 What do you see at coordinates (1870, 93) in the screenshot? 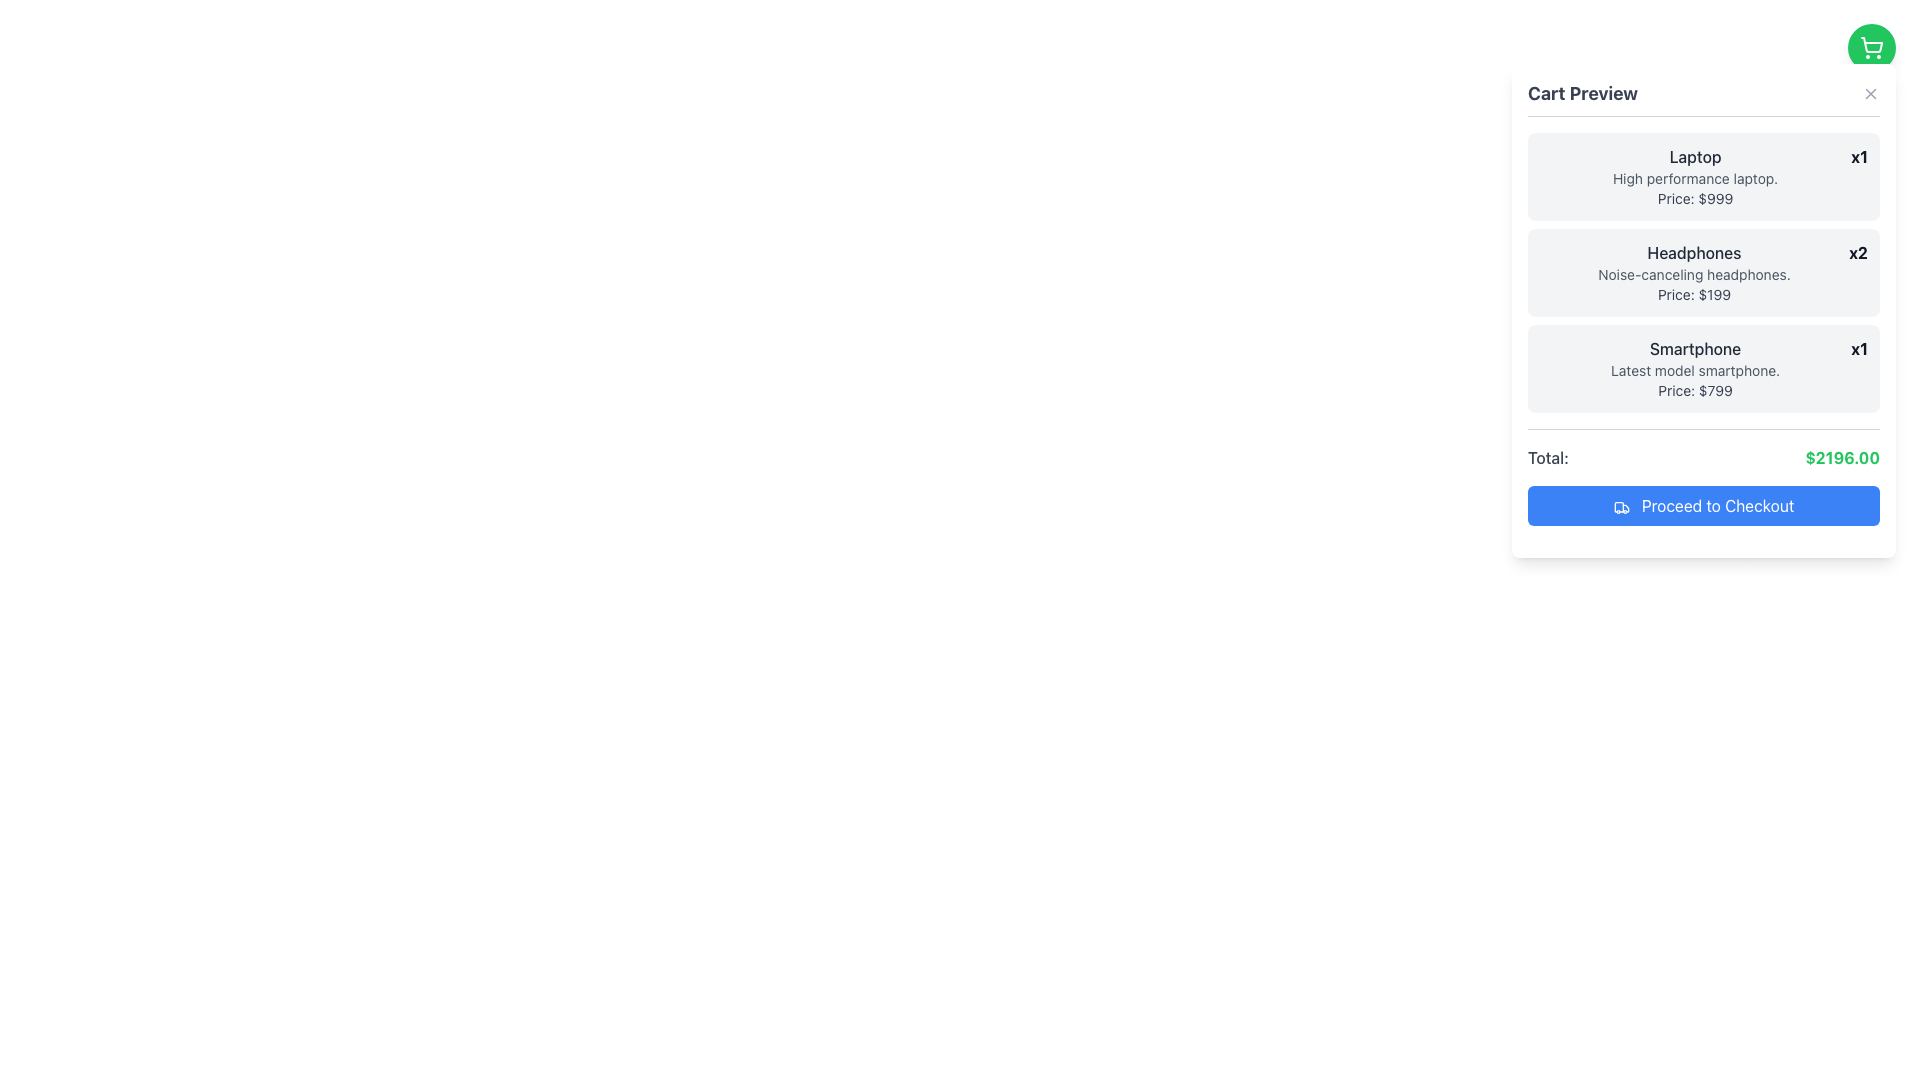
I see `the close button in the top-right corner of the Cart Preview section` at bounding box center [1870, 93].